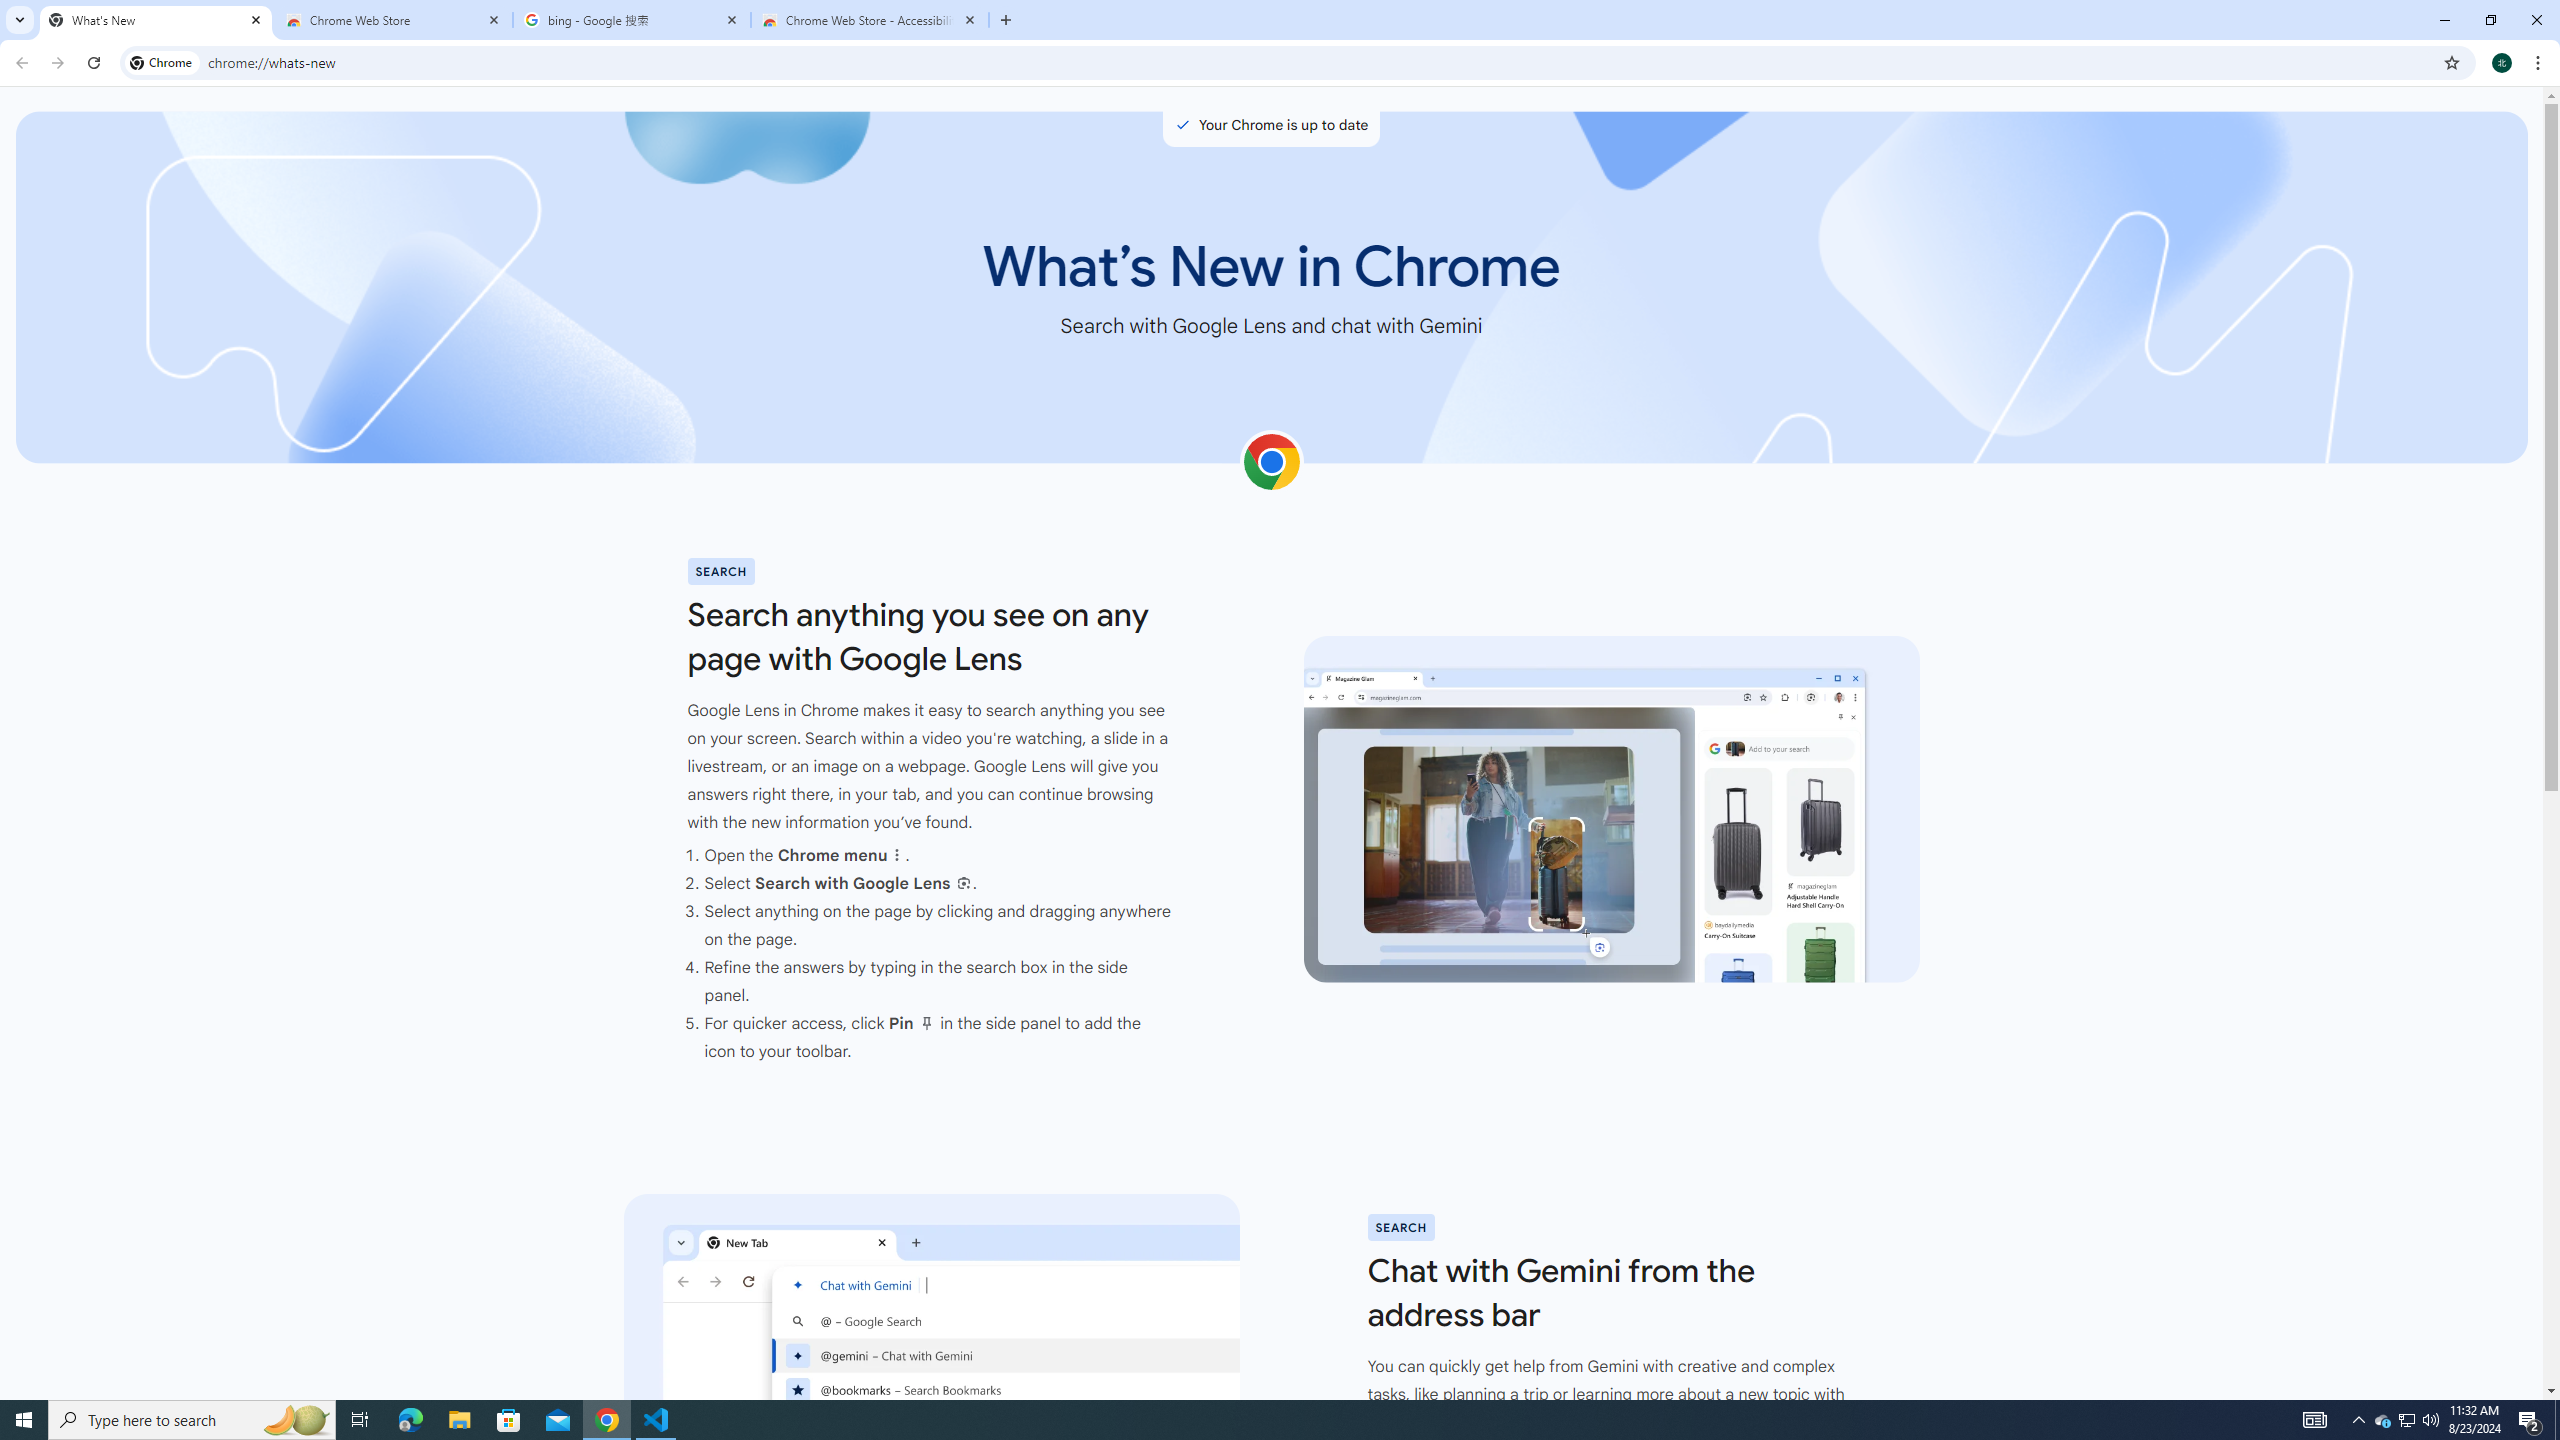 This screenshot has height=1440, width=2560. What do you see at coordinates (155, 19) in the screenshot?
I see `'What'` at bounding box center [155, 19].